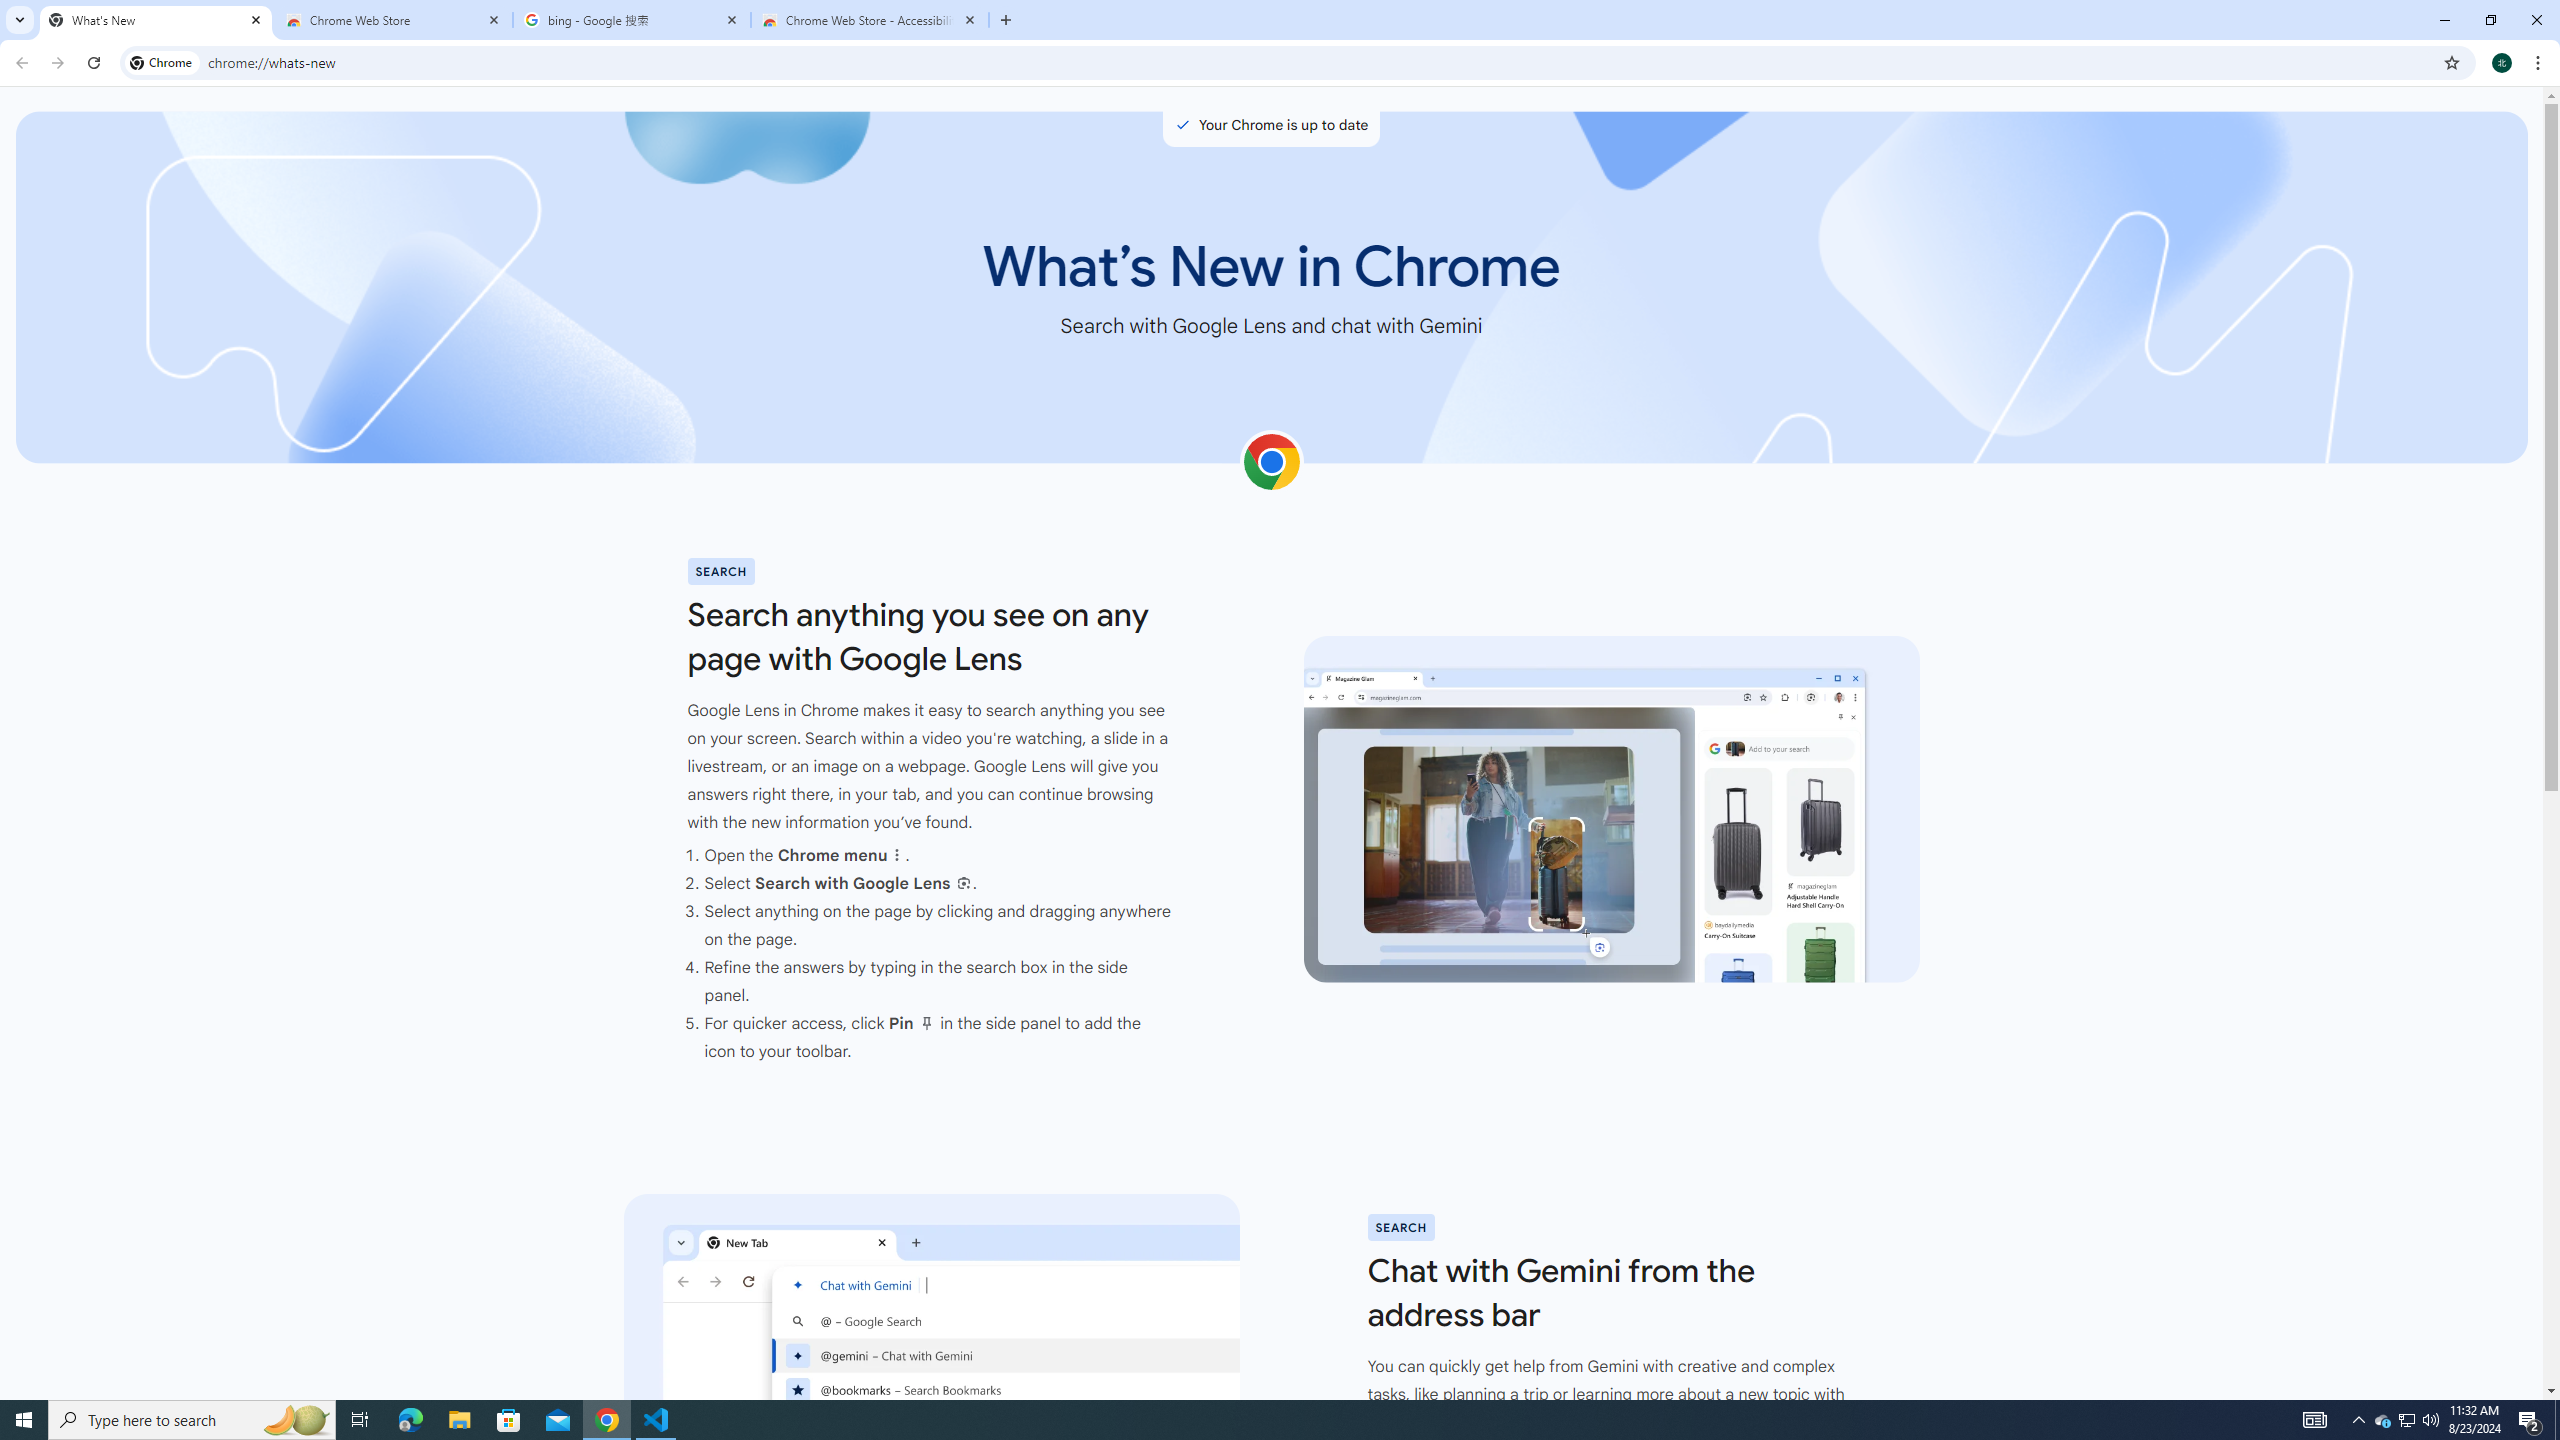 This screenshot has height=1440, width=2560. What do you see at coordinates (155, 19) in the screenshot?
I see `'What'` at bounding box center [155, 19].